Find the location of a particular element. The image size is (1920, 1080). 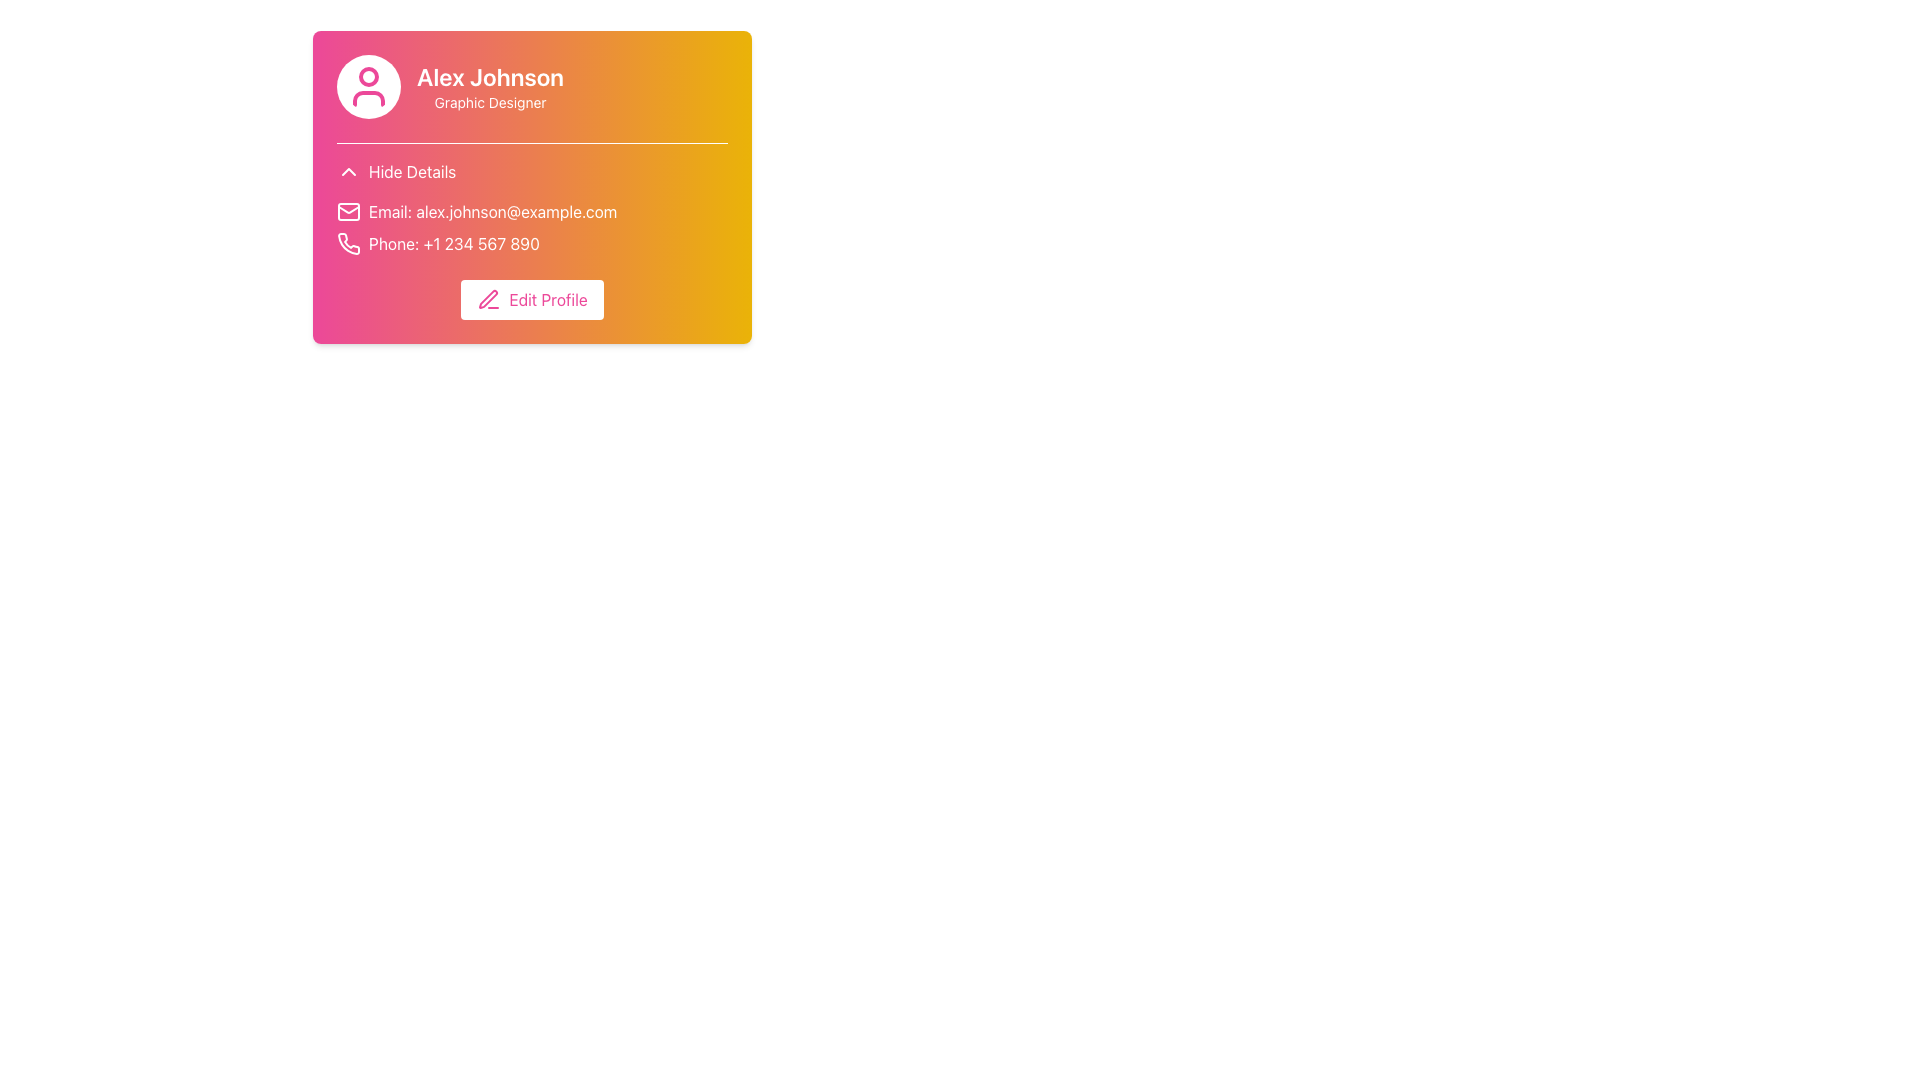

text from the title and subtitle of the profile card, which is located in the top-right area above the contact details and edit button, next to the circular user avatar is located at coordinates (490, 86).